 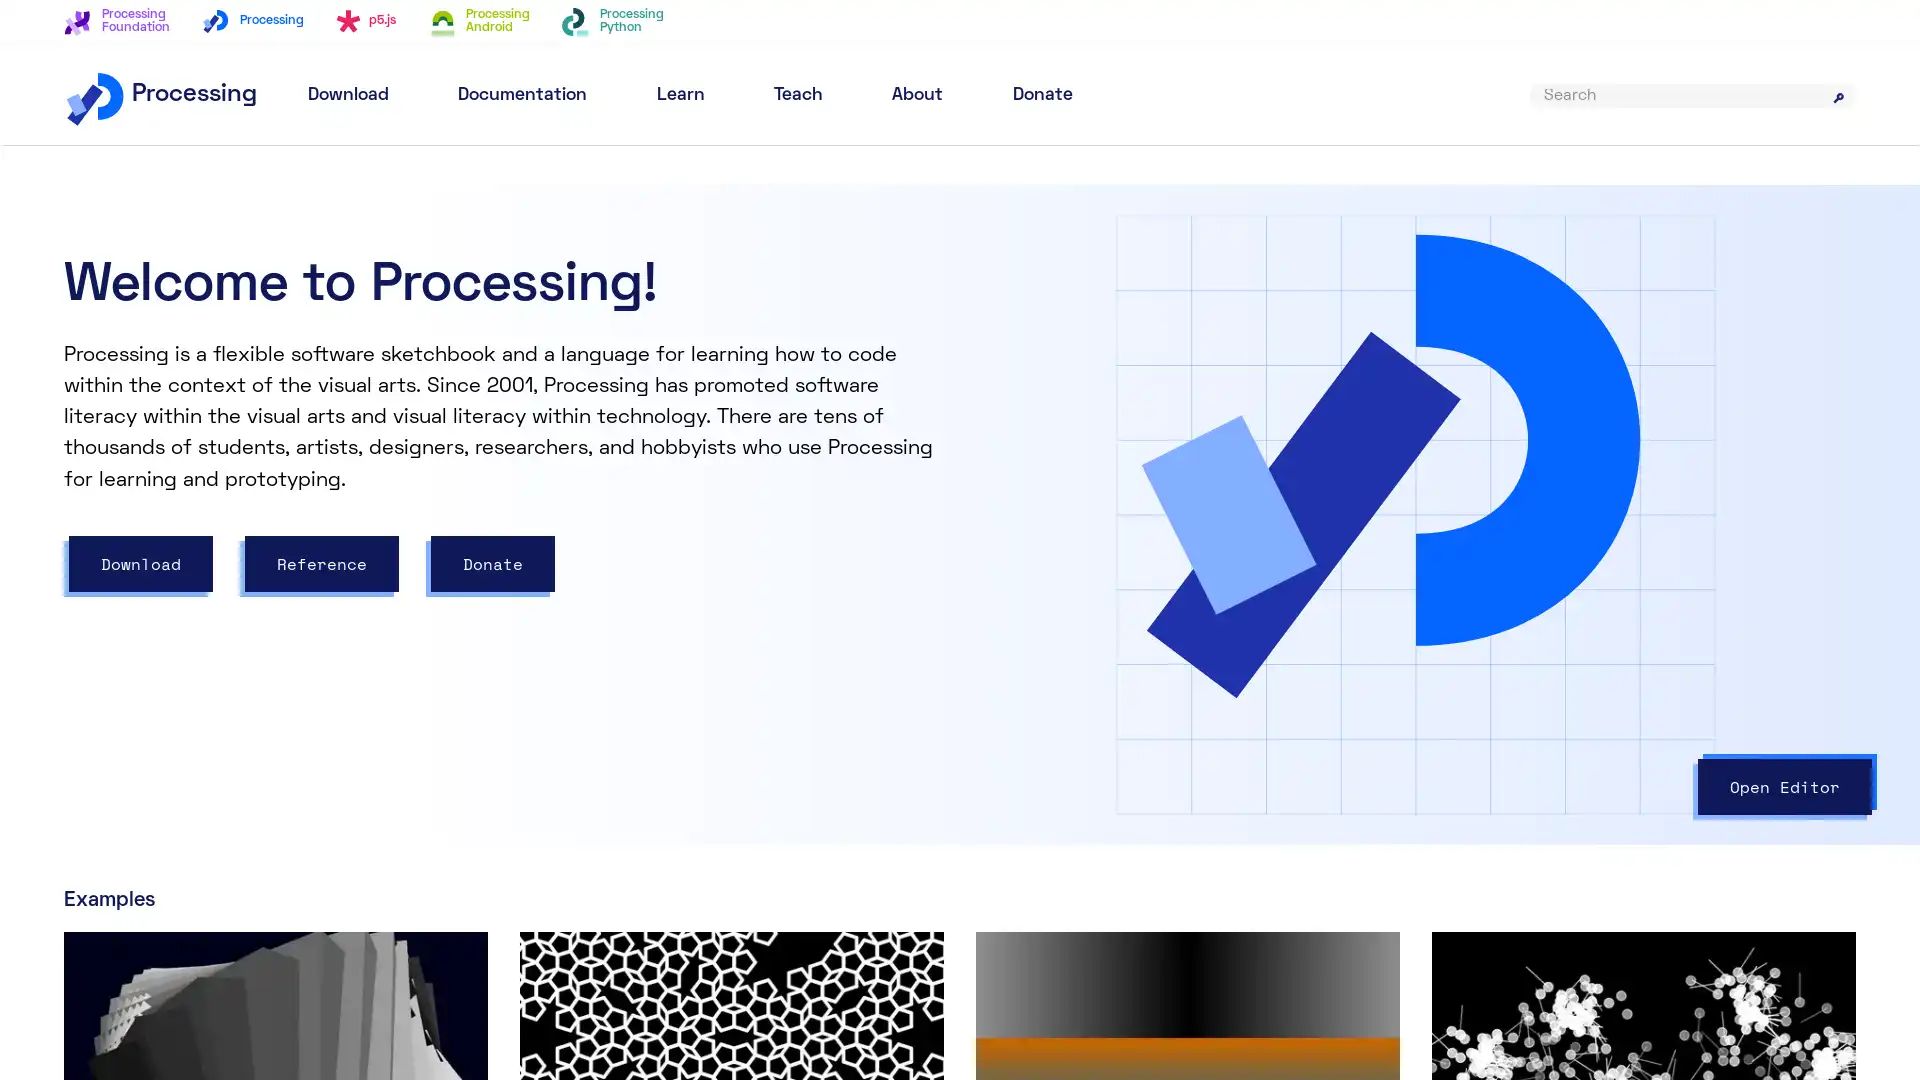 What do you see at coordinates (1166, 593) in the screenshot?
I see `change position` at bounding box center [1166, 593].